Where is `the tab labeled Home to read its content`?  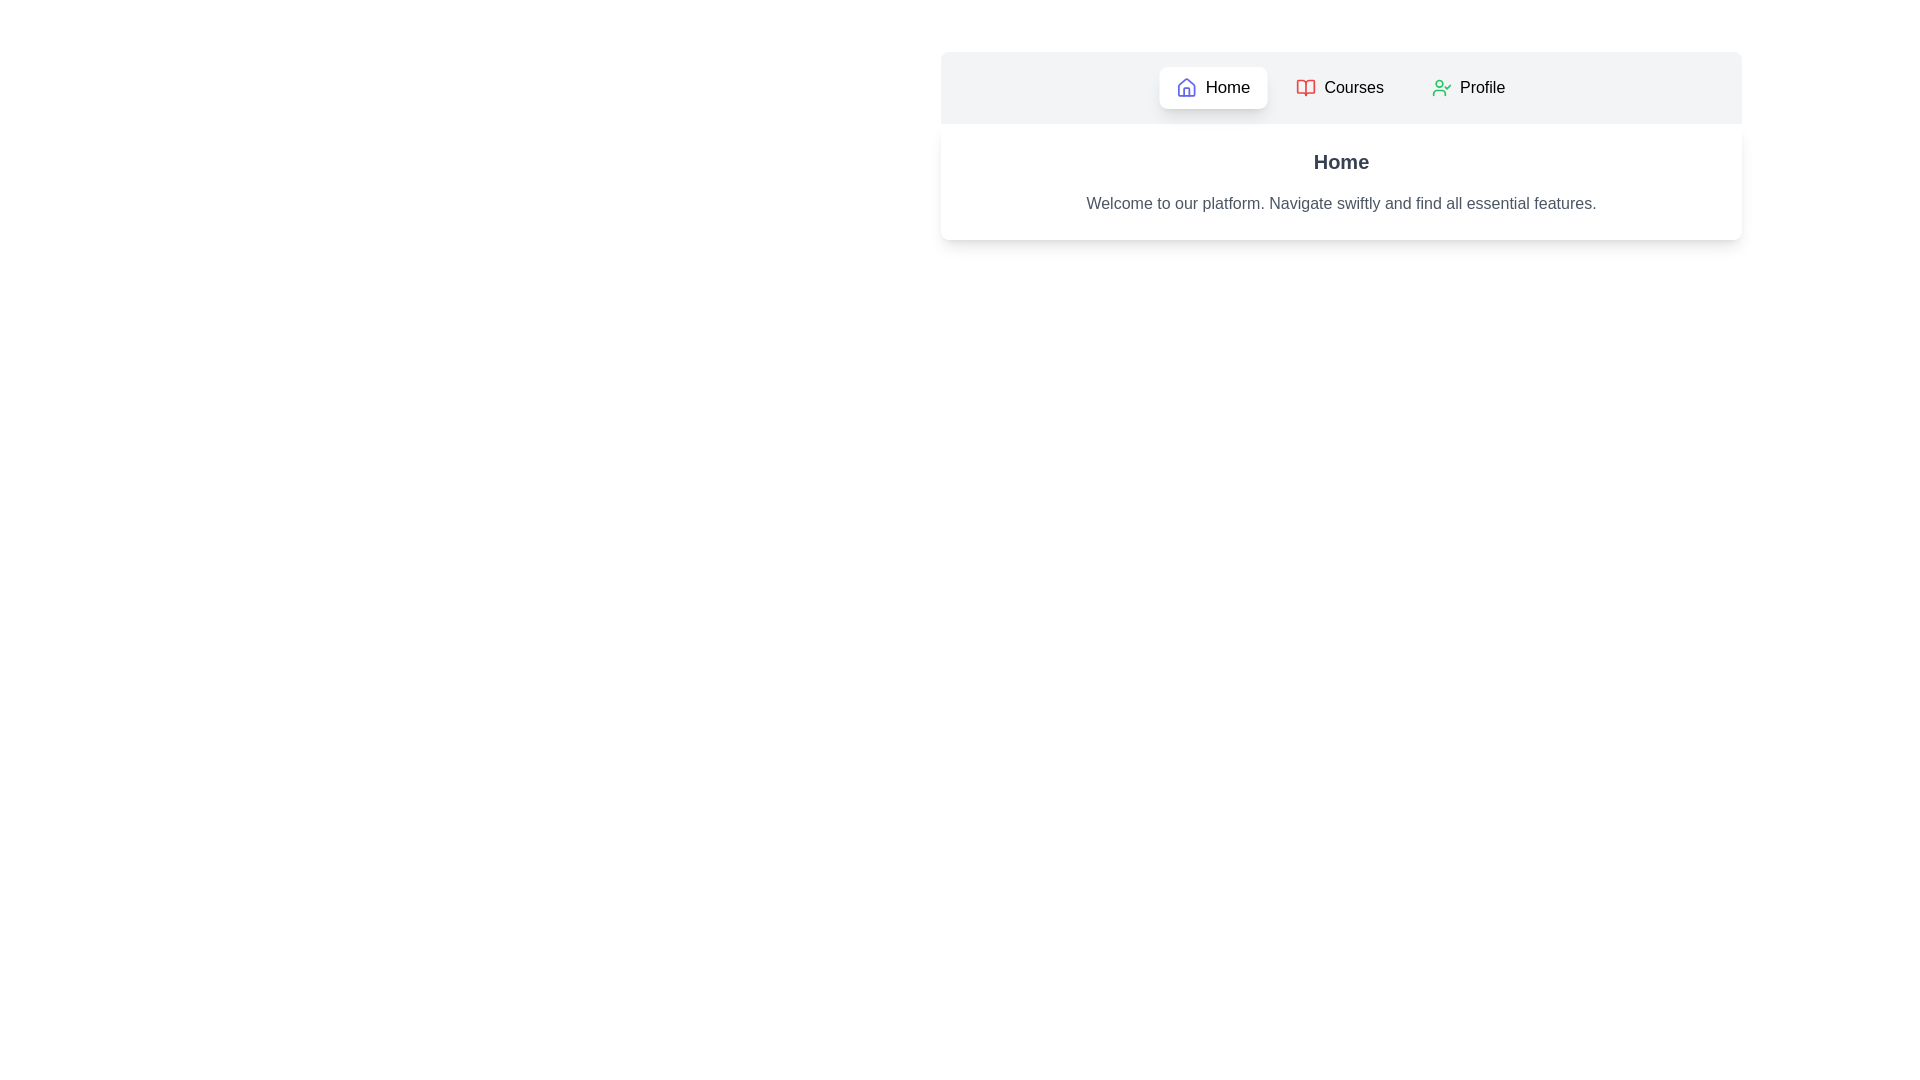
the tab labeled Home to read its content is located at coordinates (1212, 87).